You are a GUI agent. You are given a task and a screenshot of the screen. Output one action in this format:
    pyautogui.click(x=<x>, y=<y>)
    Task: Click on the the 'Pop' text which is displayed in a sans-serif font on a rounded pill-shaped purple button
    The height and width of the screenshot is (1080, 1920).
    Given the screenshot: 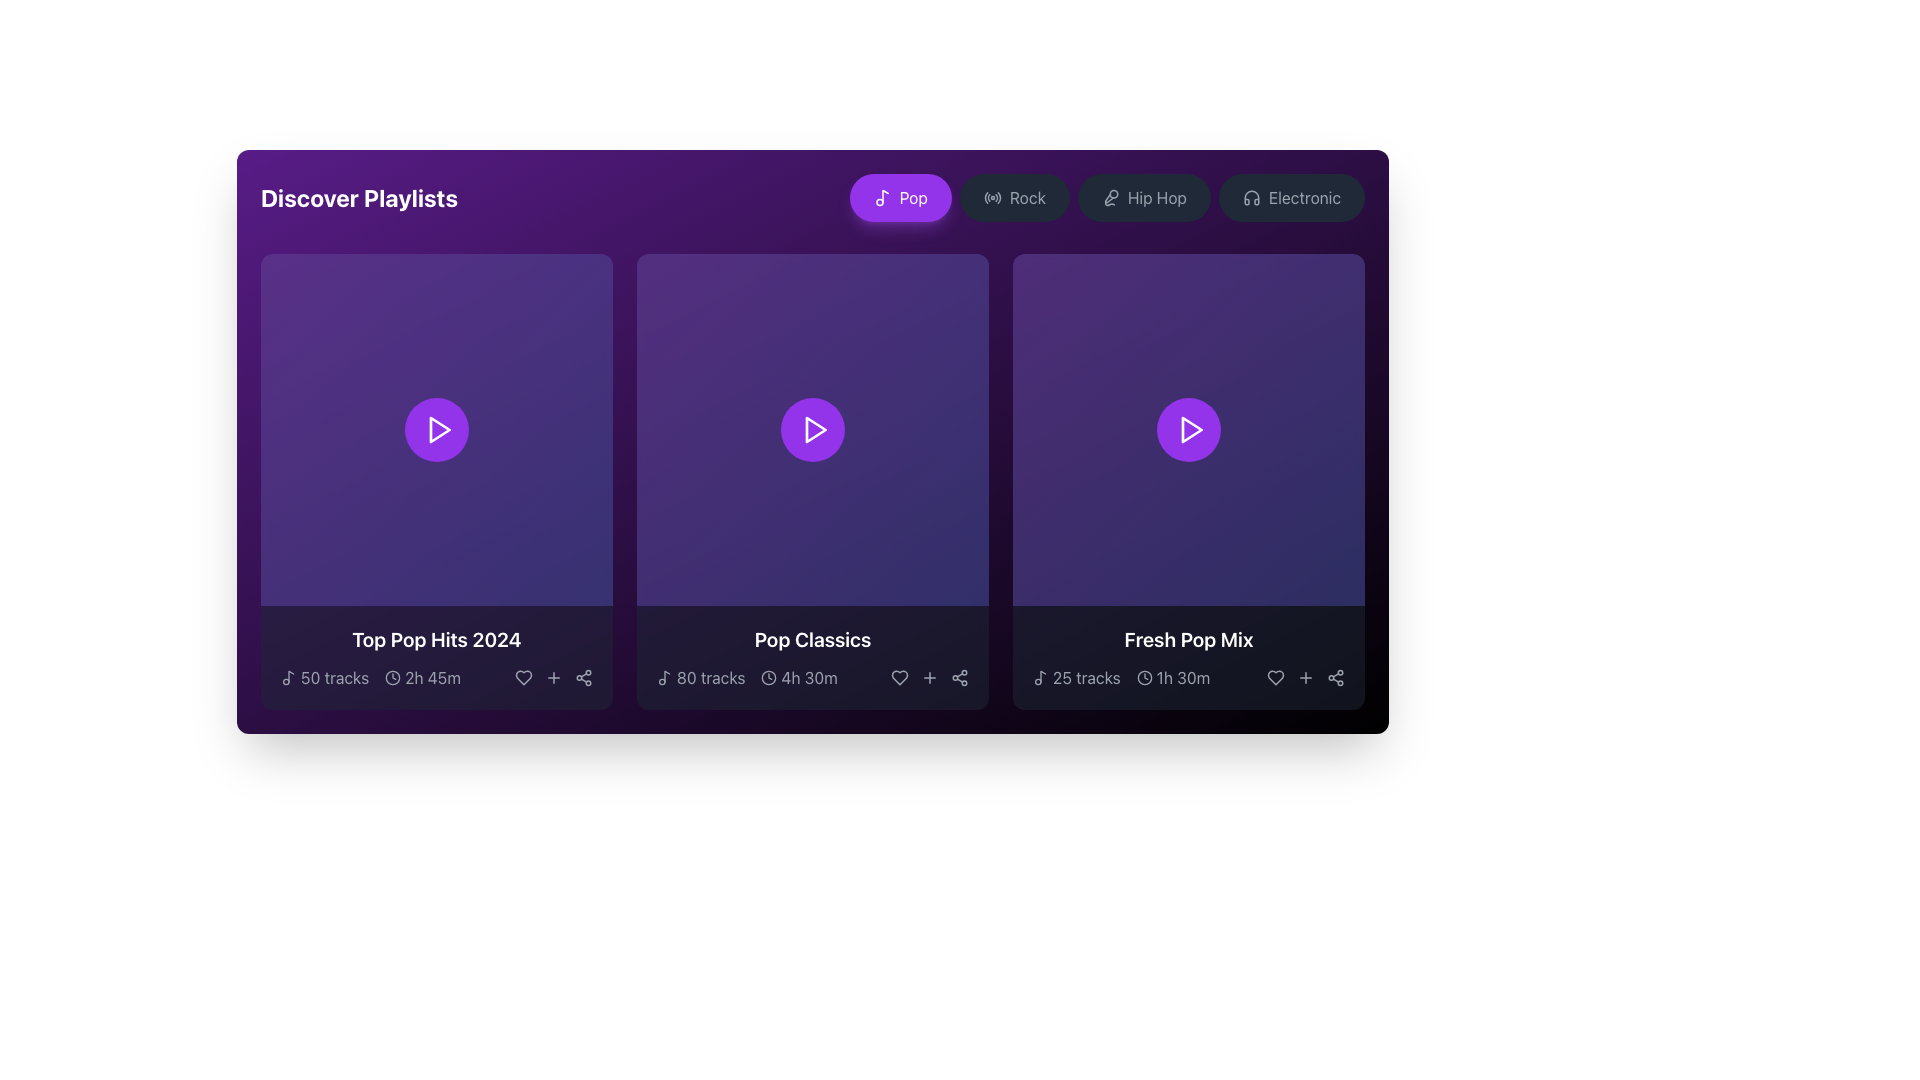 What is the action you would take?
    pyautogui.click(x=912, y=197)
    